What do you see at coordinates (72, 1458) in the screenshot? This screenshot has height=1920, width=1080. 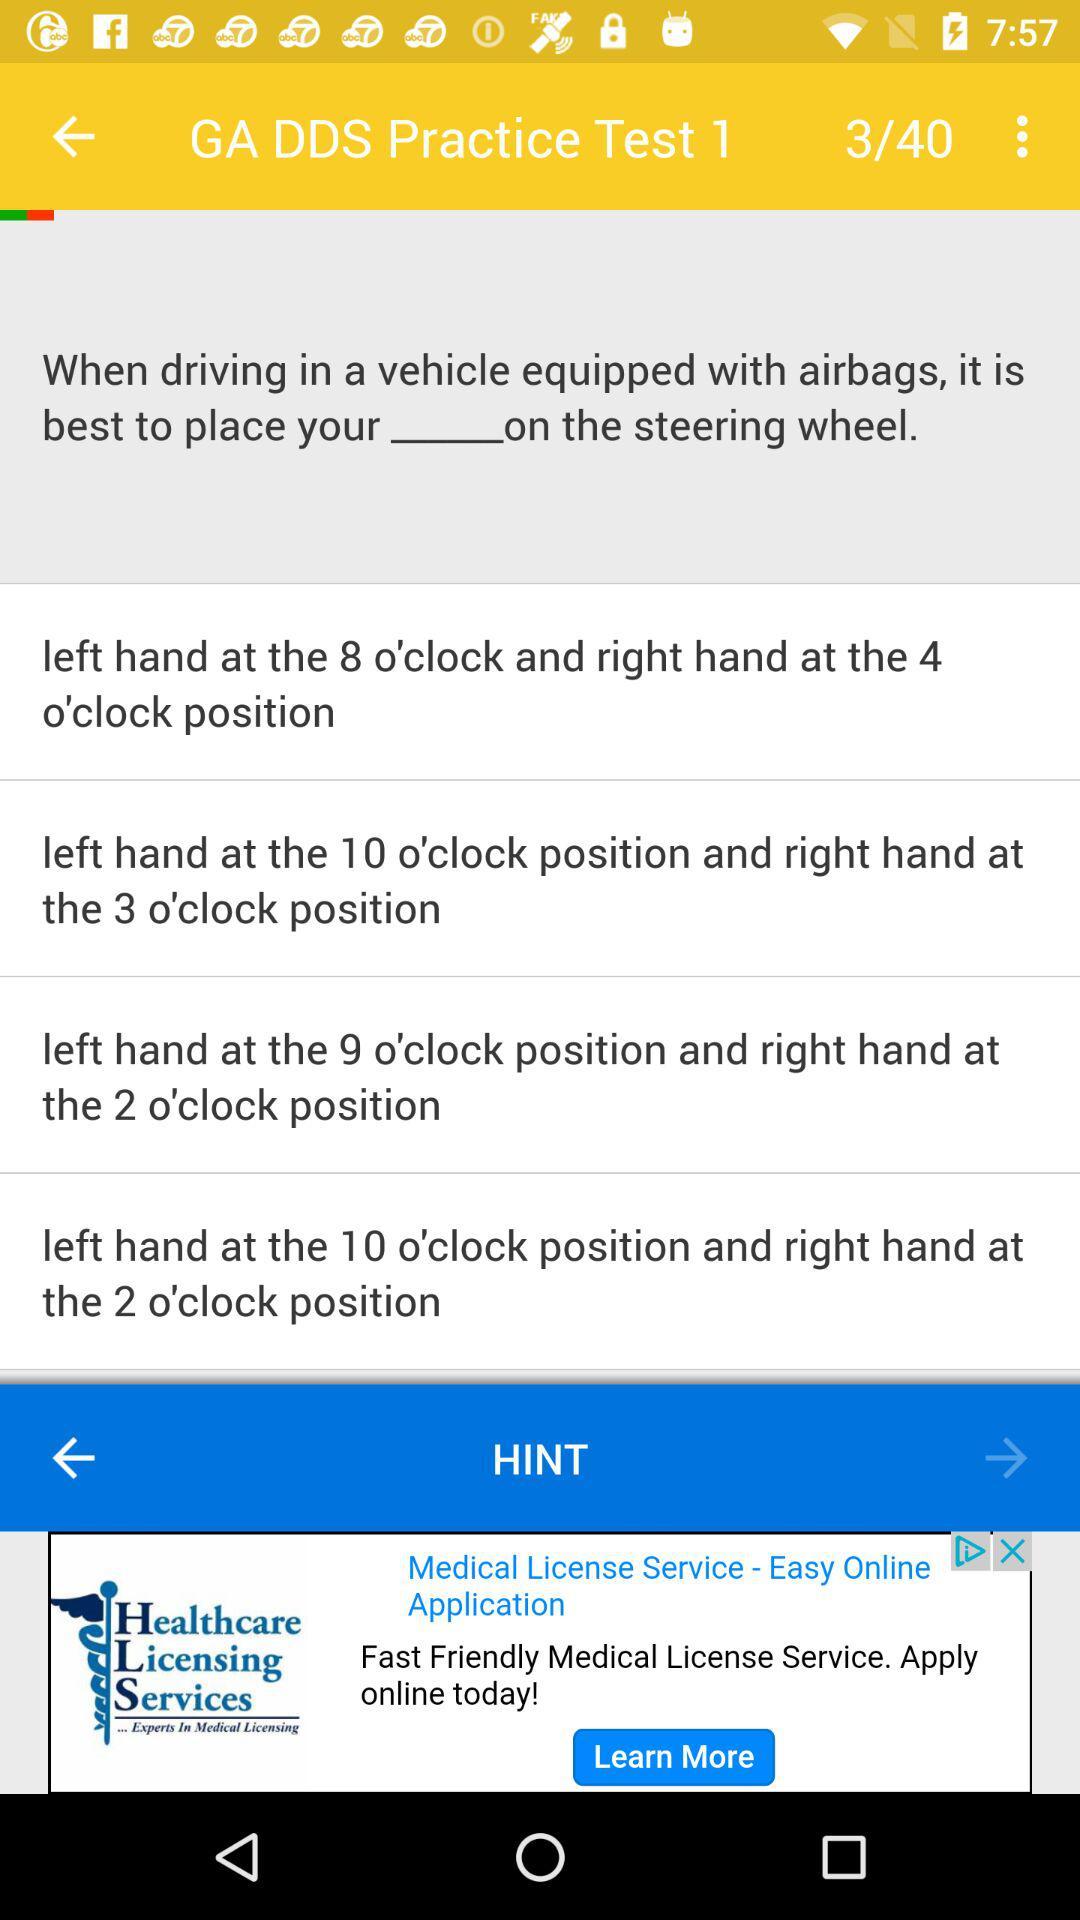 I see `the arrow_backward icon` at bounding box center [72, 1458].